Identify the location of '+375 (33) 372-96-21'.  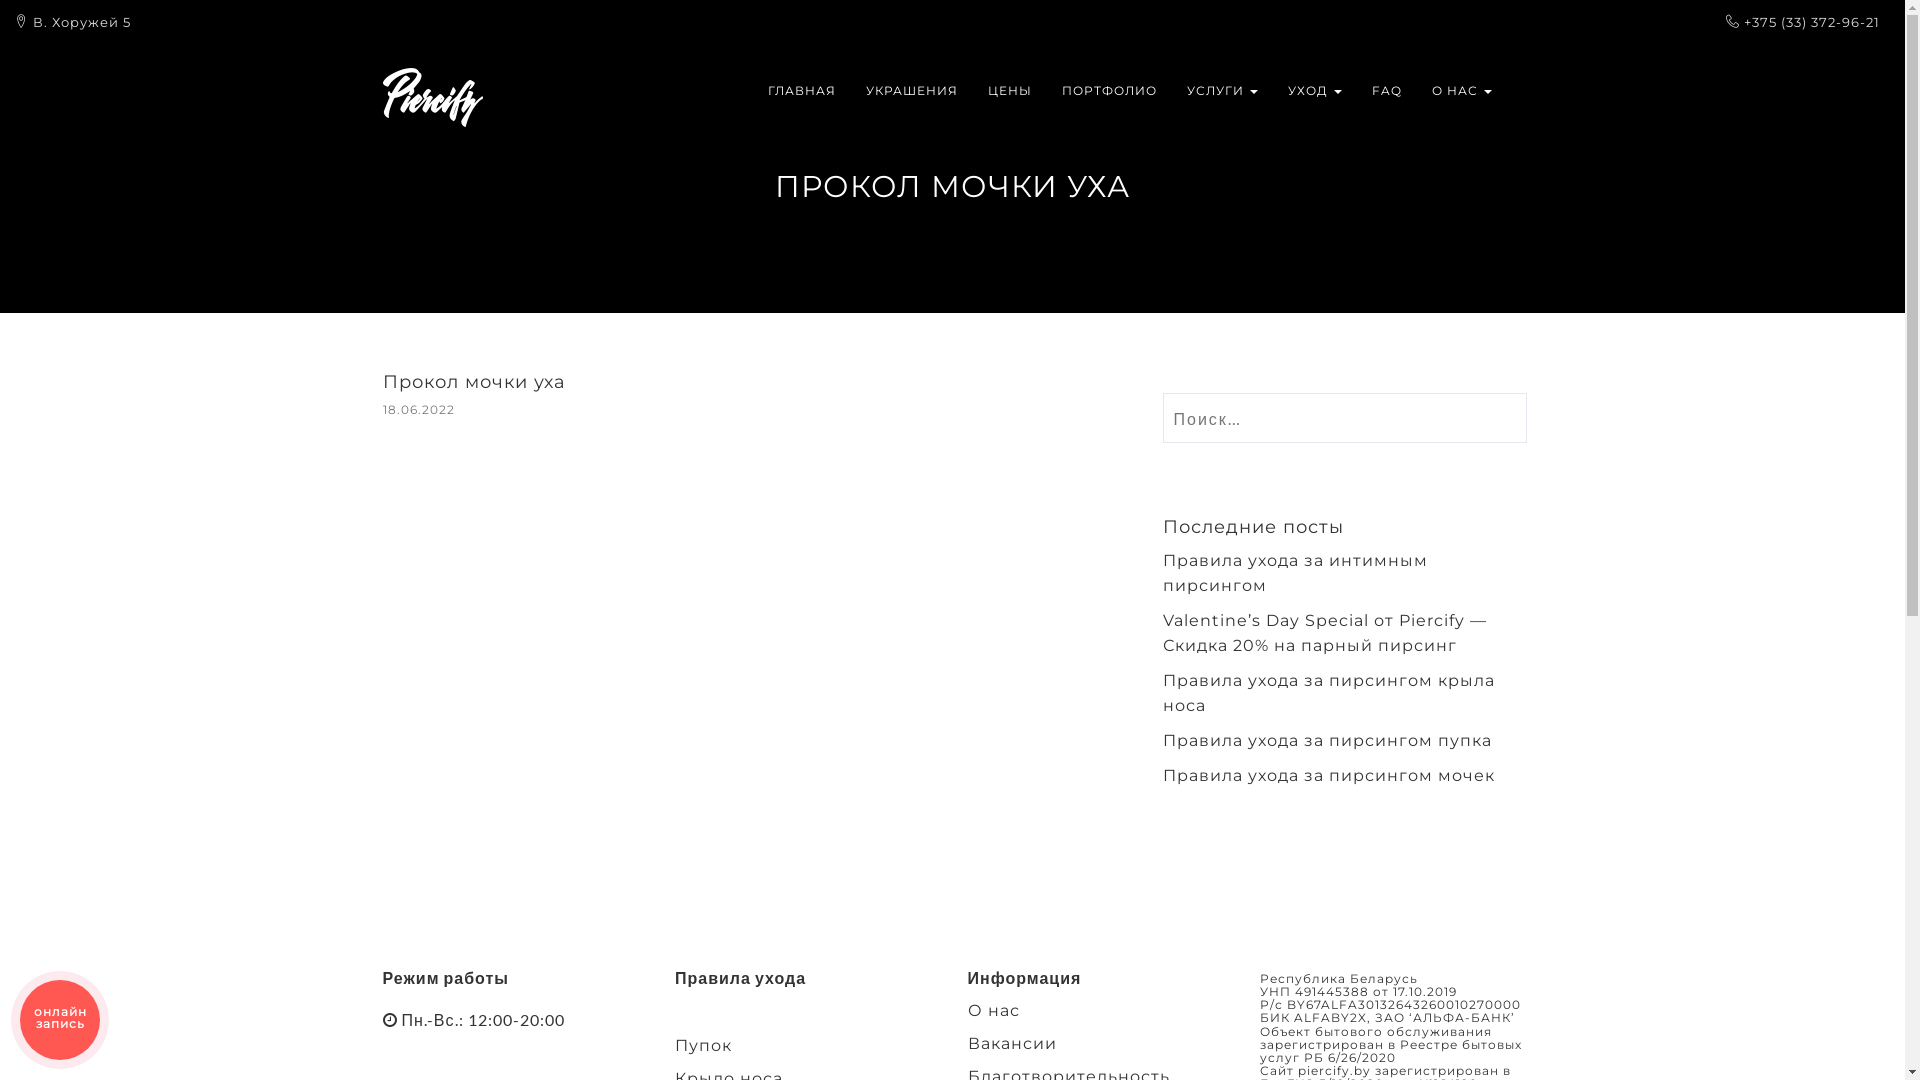
(1742, 22).